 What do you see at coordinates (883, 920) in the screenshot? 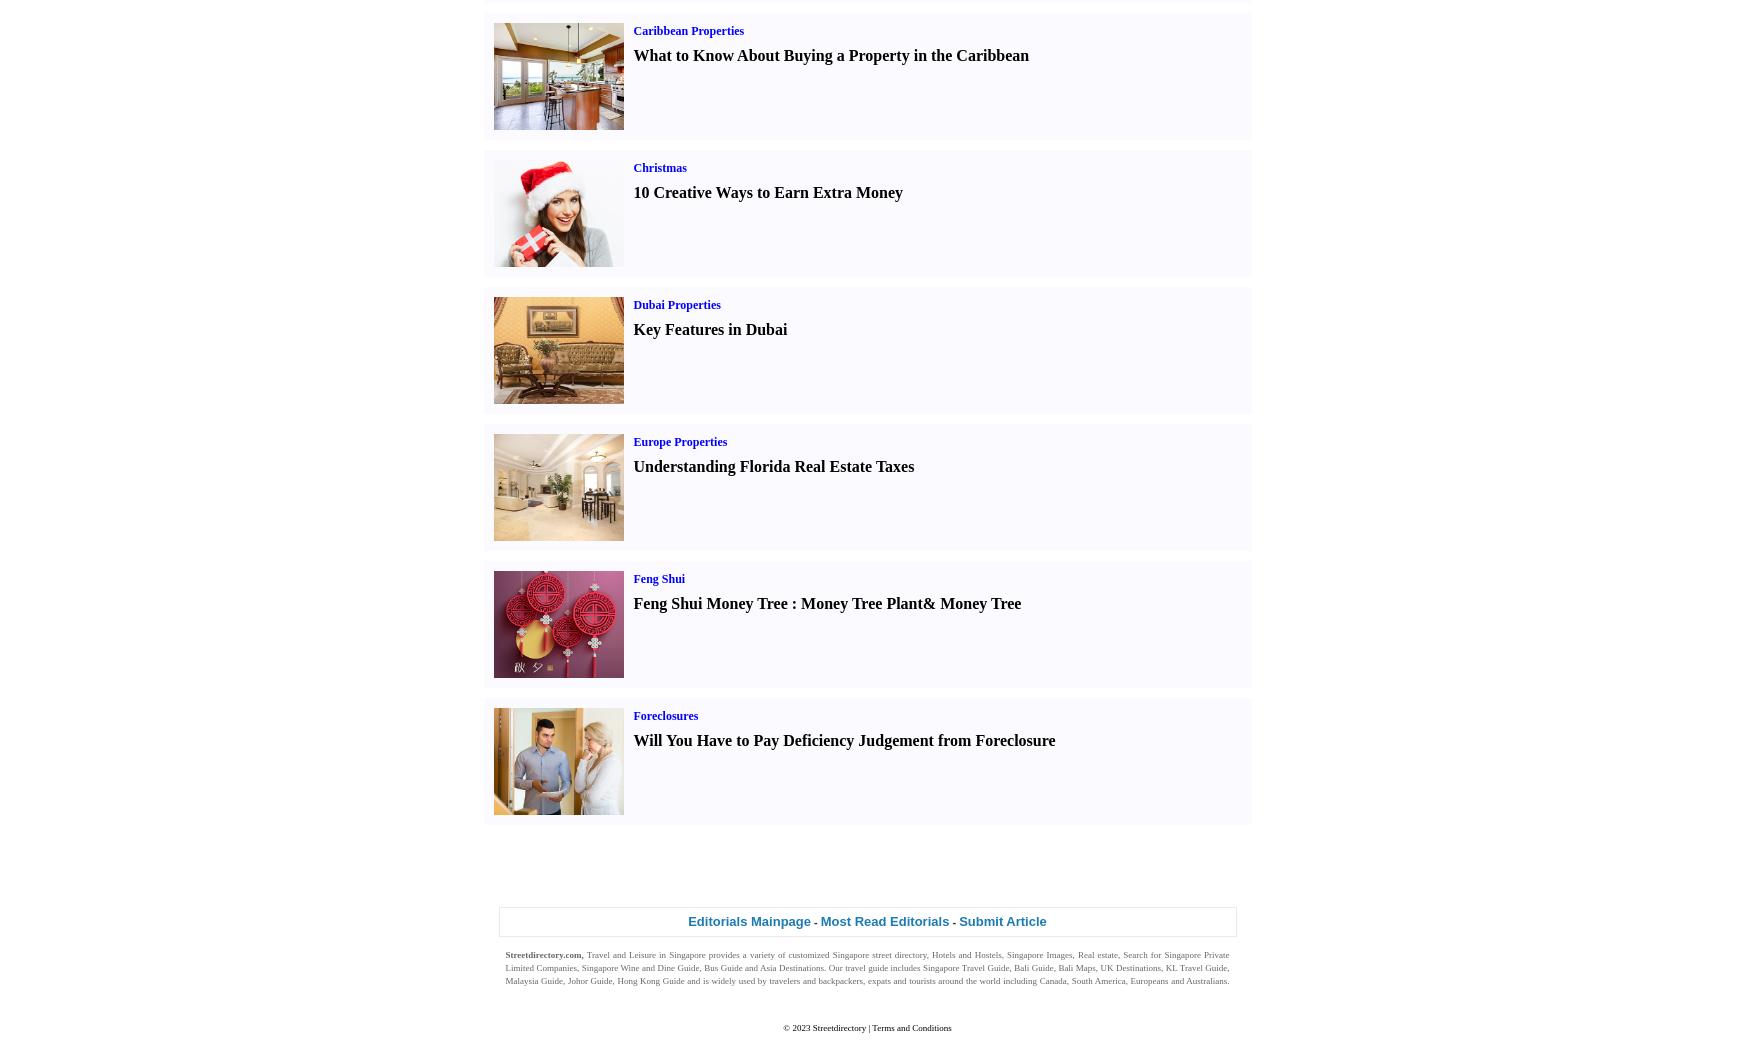
I see `'Most Read Editorials'` at bounding box center [883, 920].